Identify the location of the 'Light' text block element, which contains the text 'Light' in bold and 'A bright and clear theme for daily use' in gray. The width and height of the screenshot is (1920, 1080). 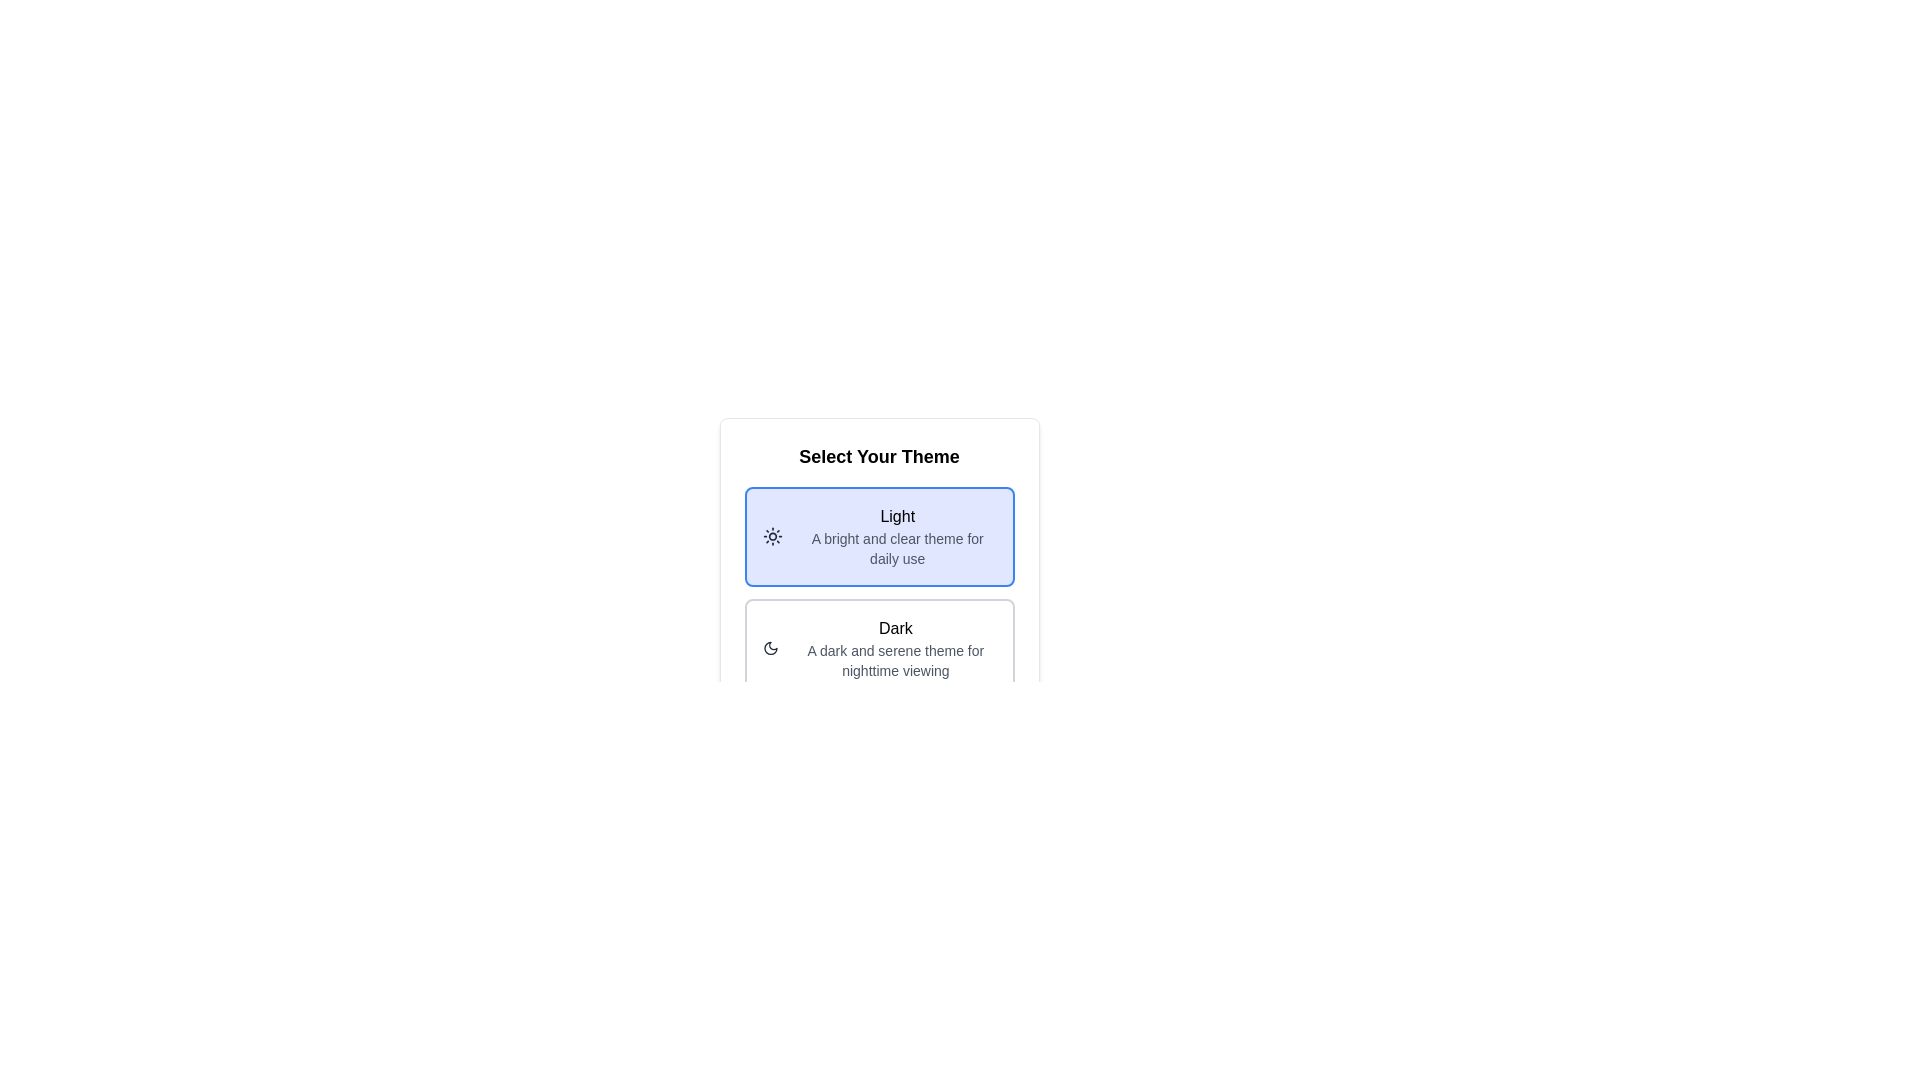
(896, 535).